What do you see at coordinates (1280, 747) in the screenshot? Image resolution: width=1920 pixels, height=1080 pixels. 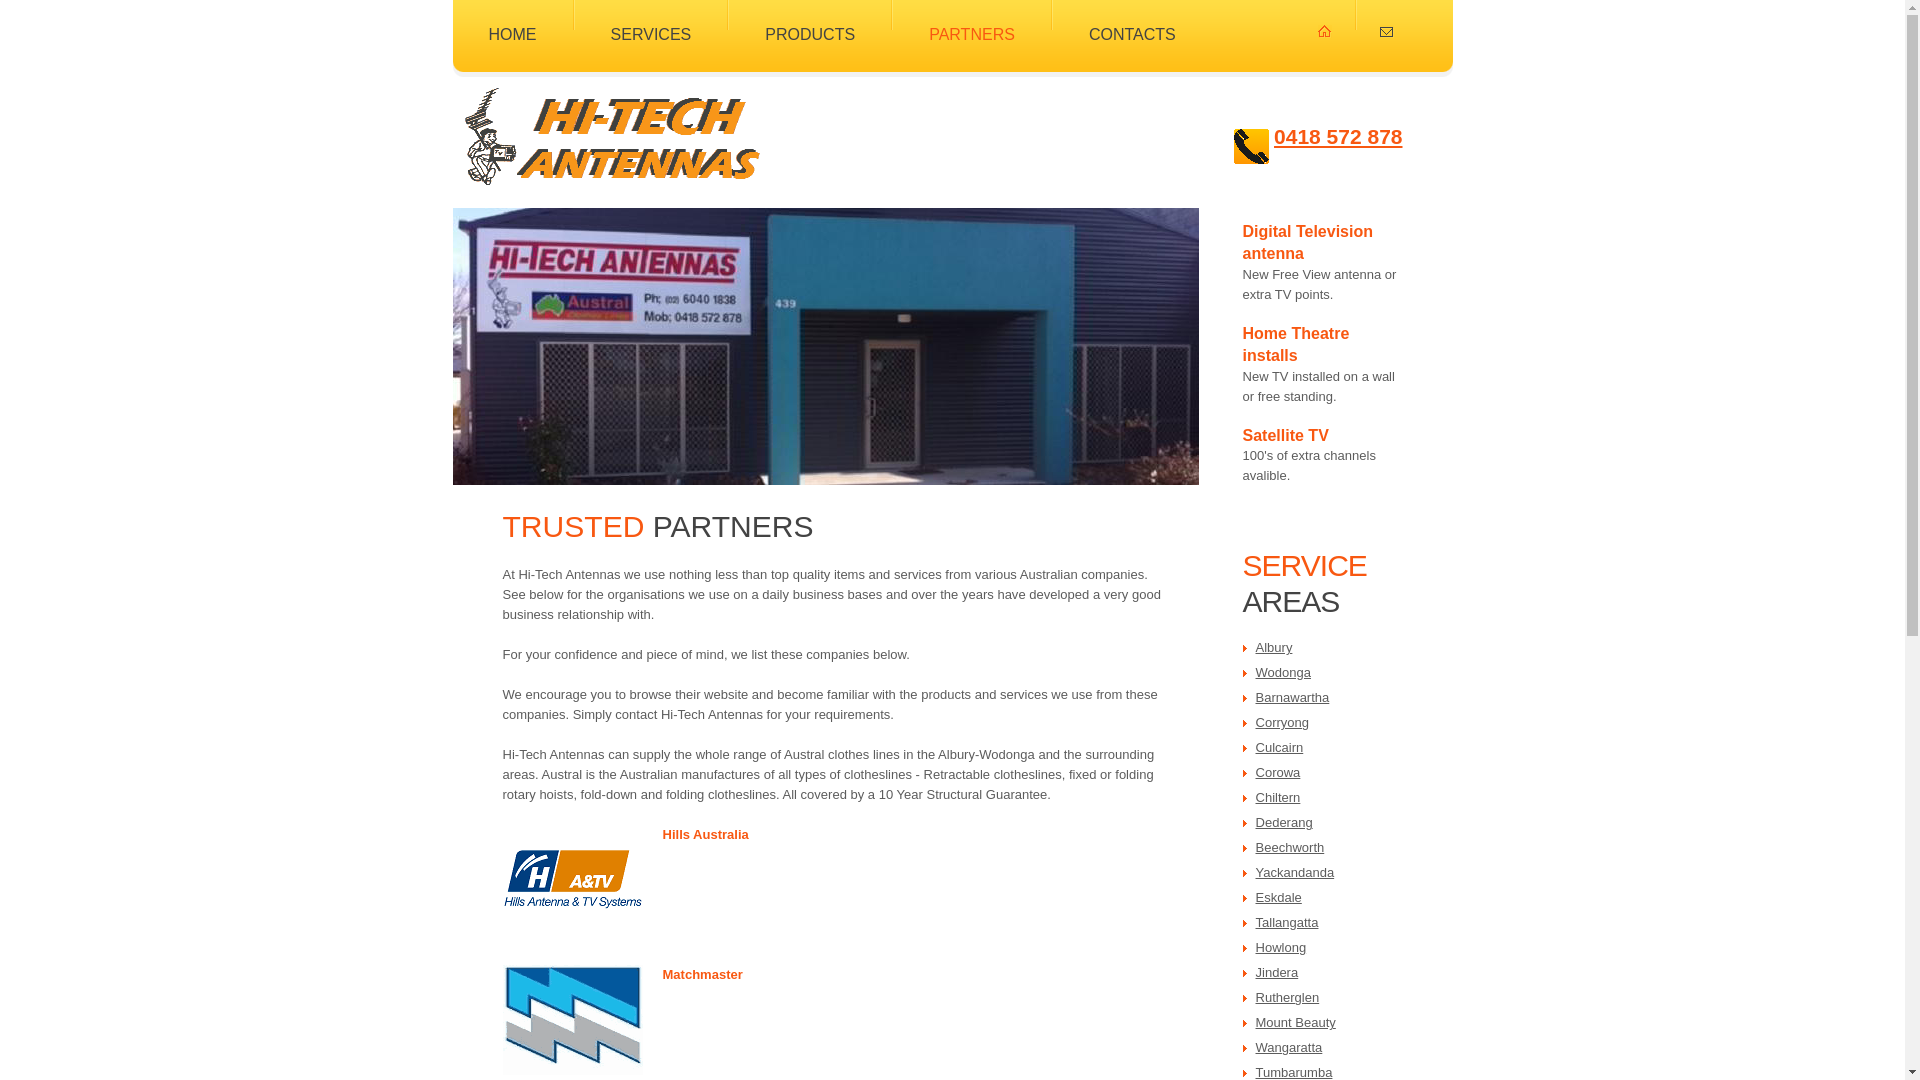 I see `'Culcairn'` at bounding box center [1280, 747].